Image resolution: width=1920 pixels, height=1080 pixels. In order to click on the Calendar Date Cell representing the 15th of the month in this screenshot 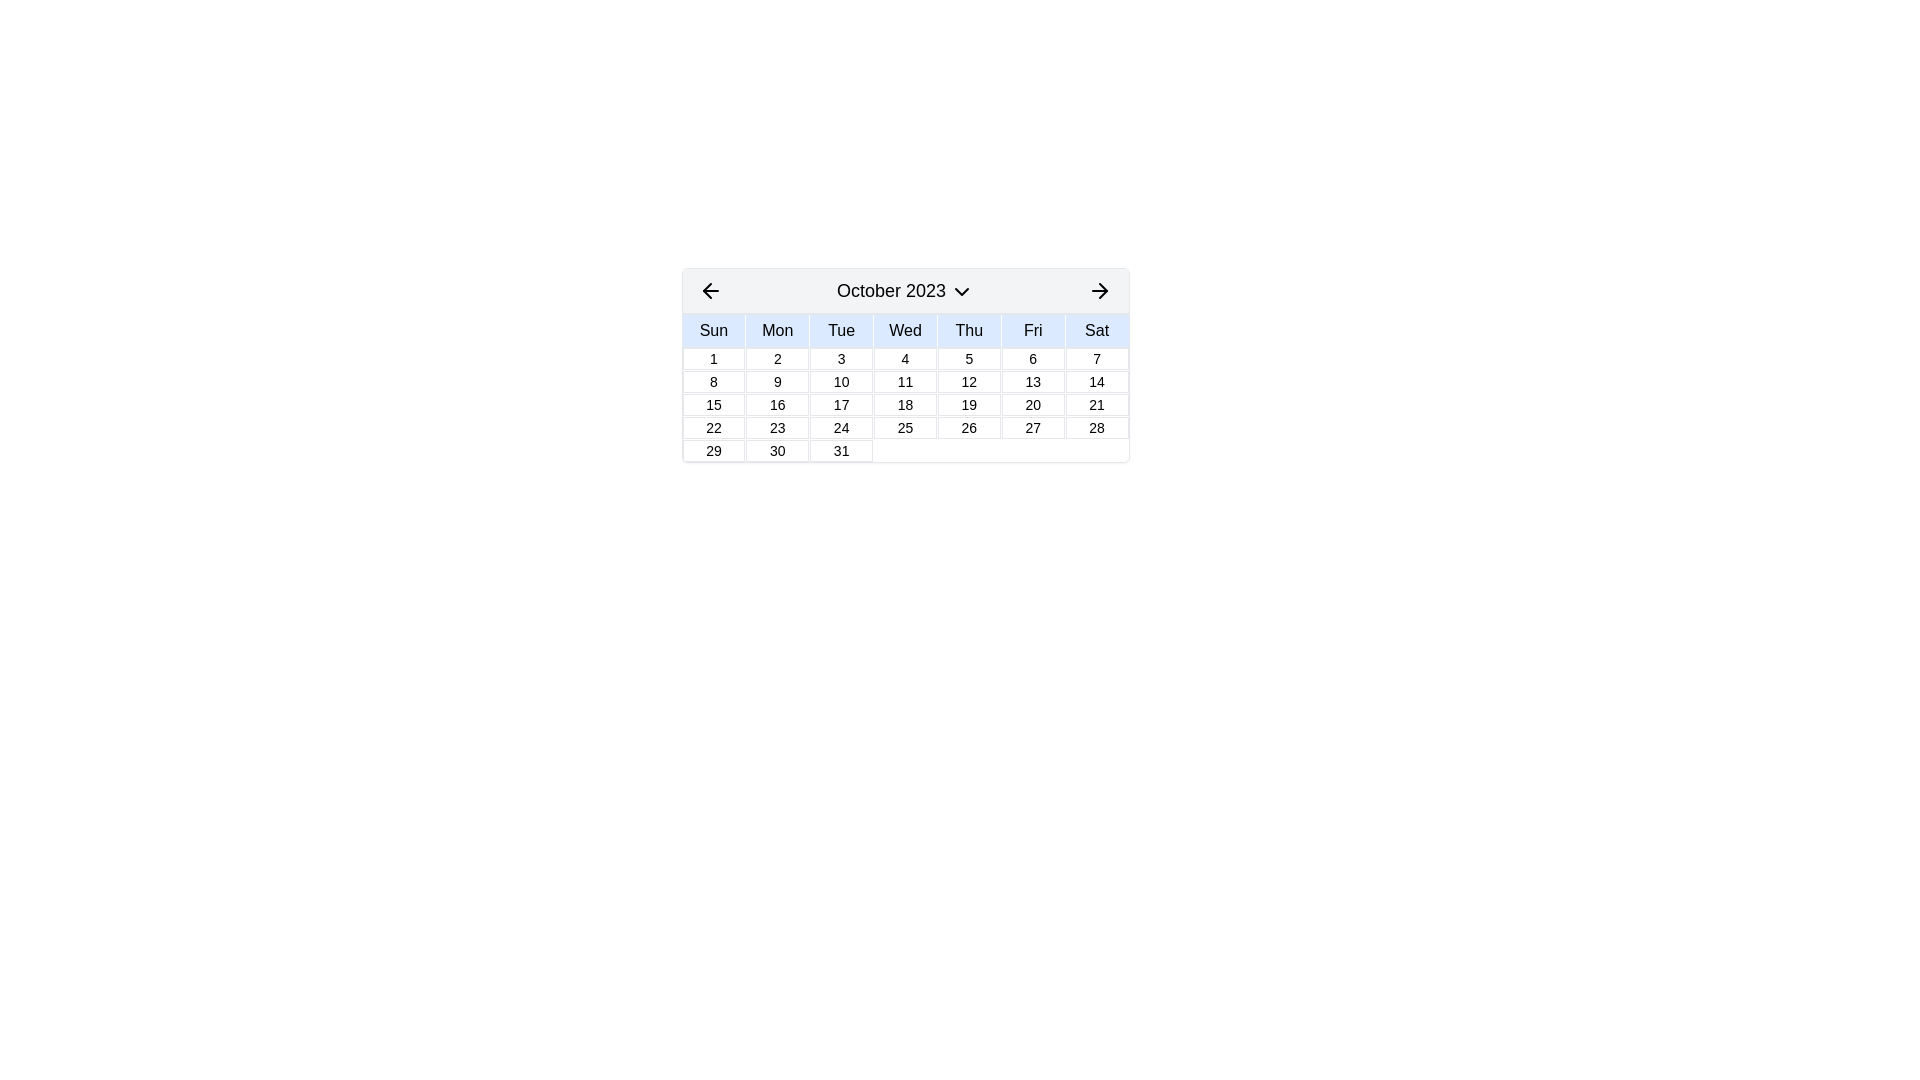, I will do `click(713, 405)`.